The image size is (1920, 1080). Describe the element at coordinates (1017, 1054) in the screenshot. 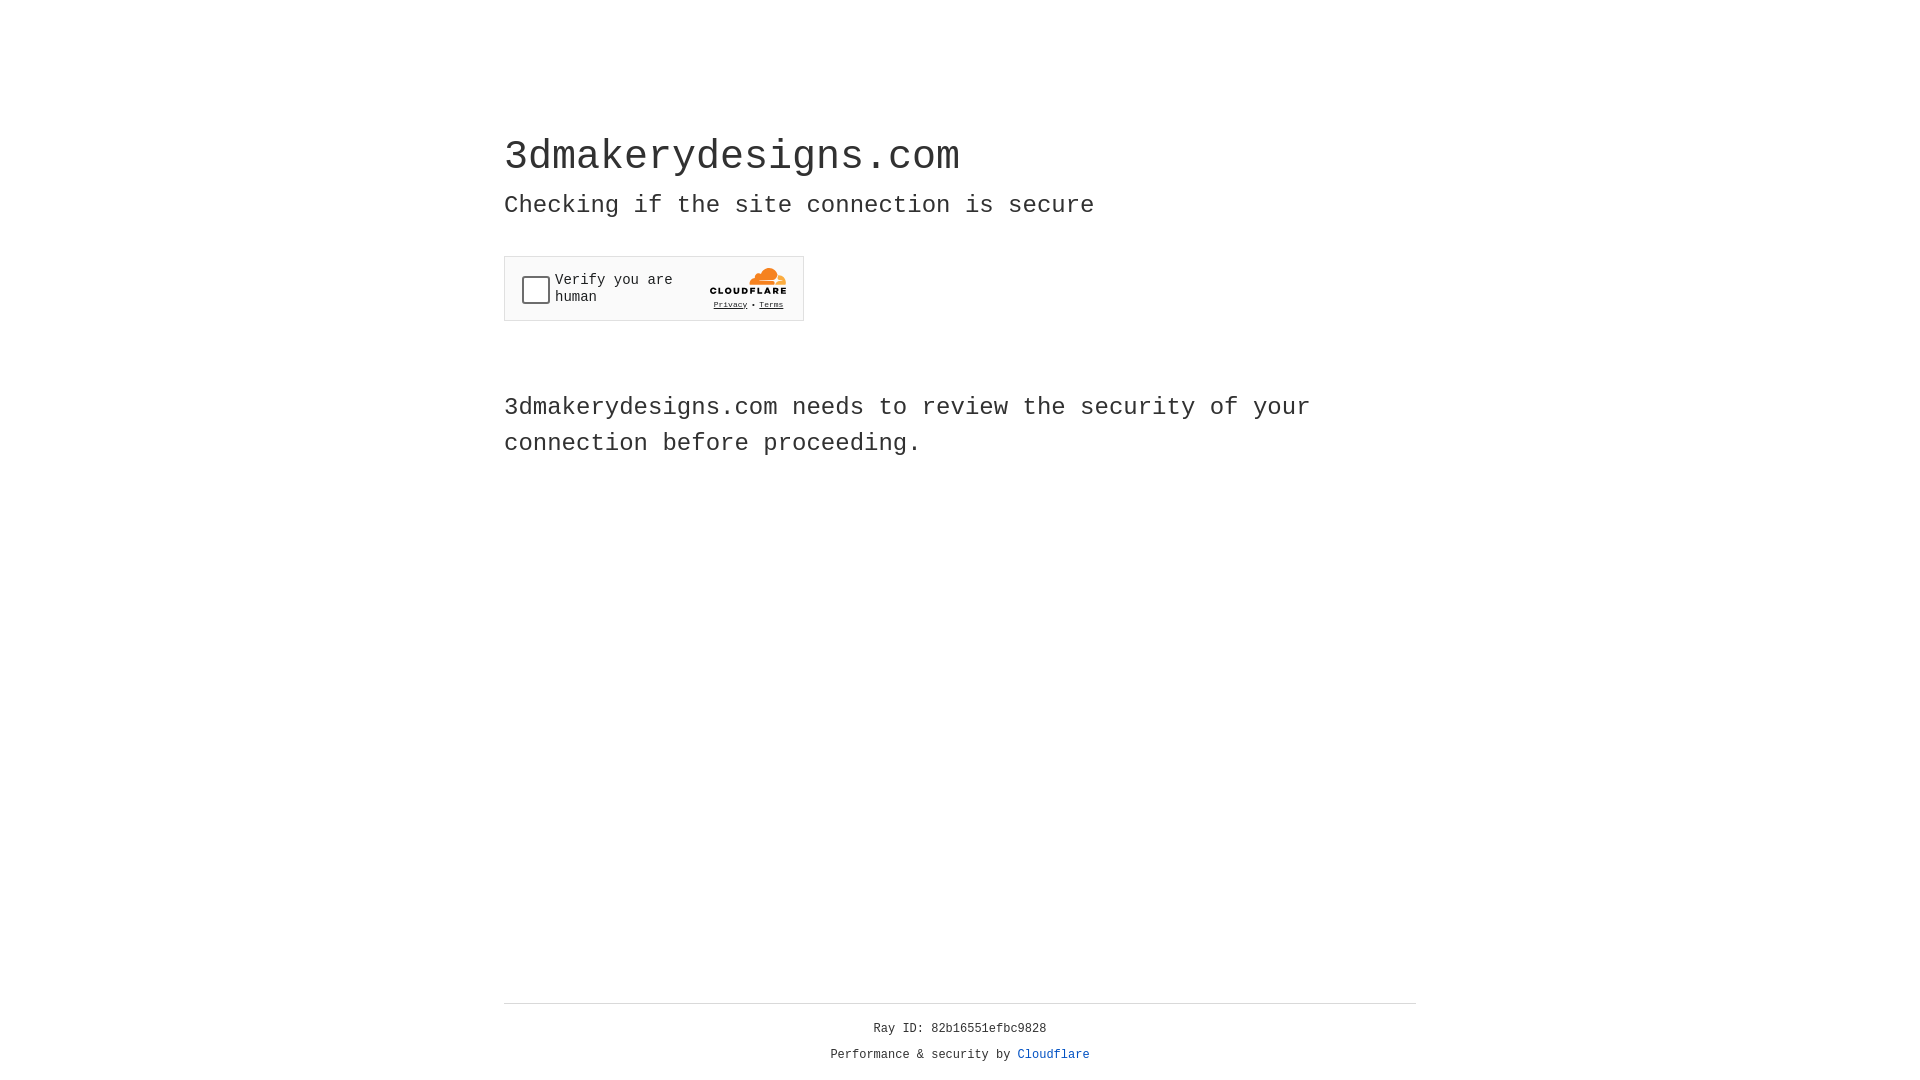

I see `'Cloudflare'` at that location.